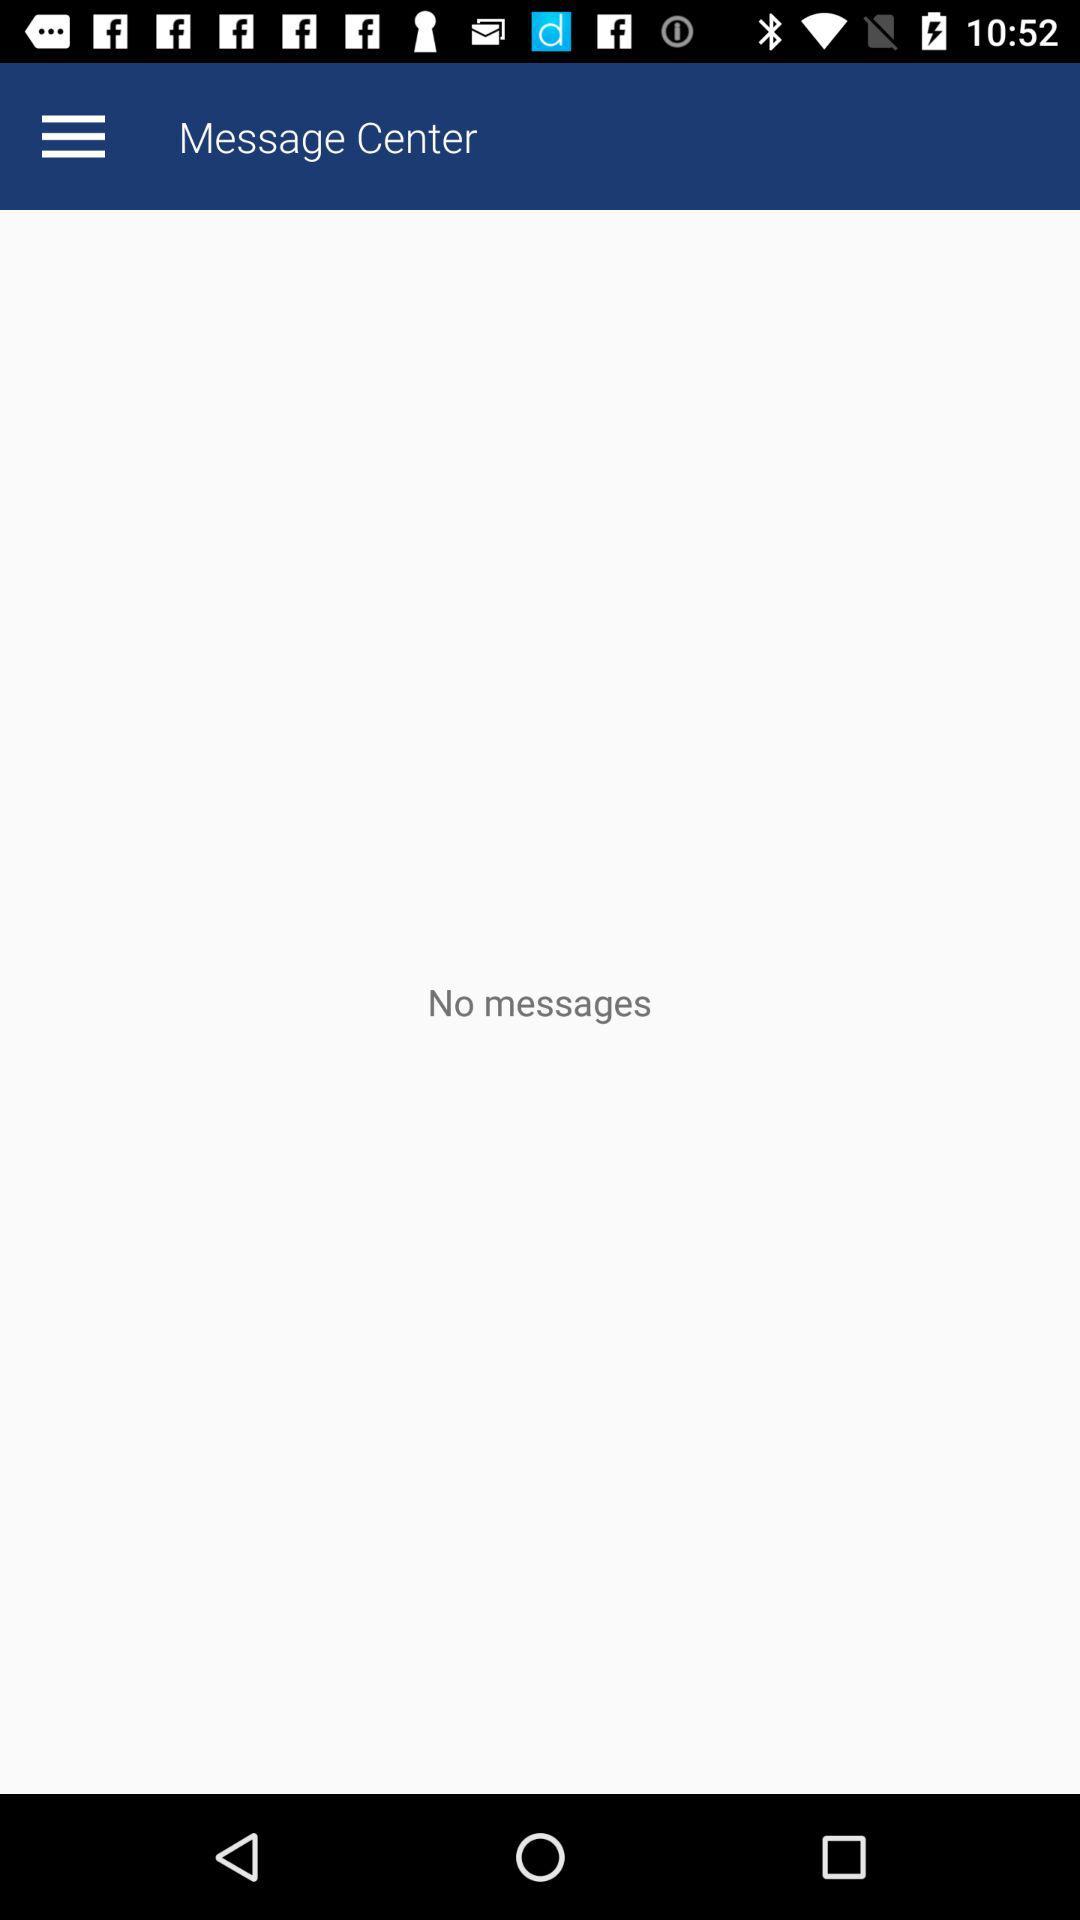  Describe the element at coordinates (72, 135) in the screenshot. I see `click for dropdown box` at that location.